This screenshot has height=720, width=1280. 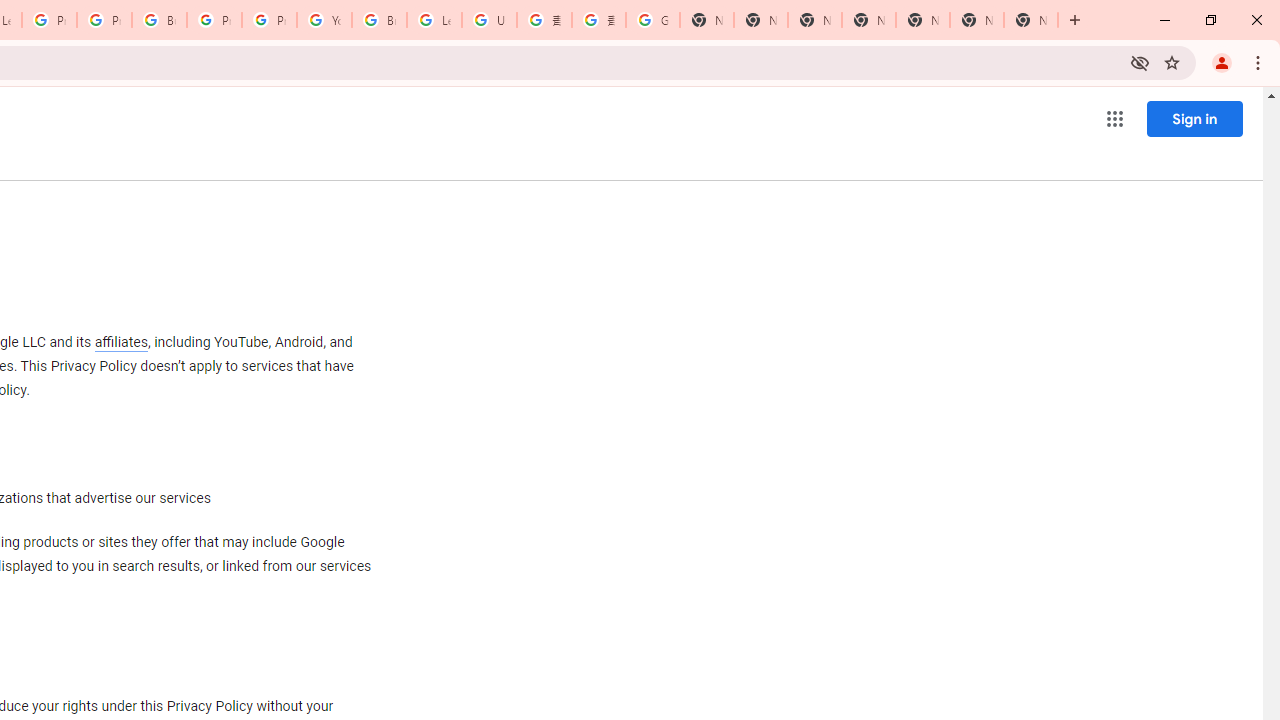 What do you see at coordinates (49, 20) in the screenshot?
I see `'Privacy Help Center - Policies Help'` at bounding box center [49, 20].